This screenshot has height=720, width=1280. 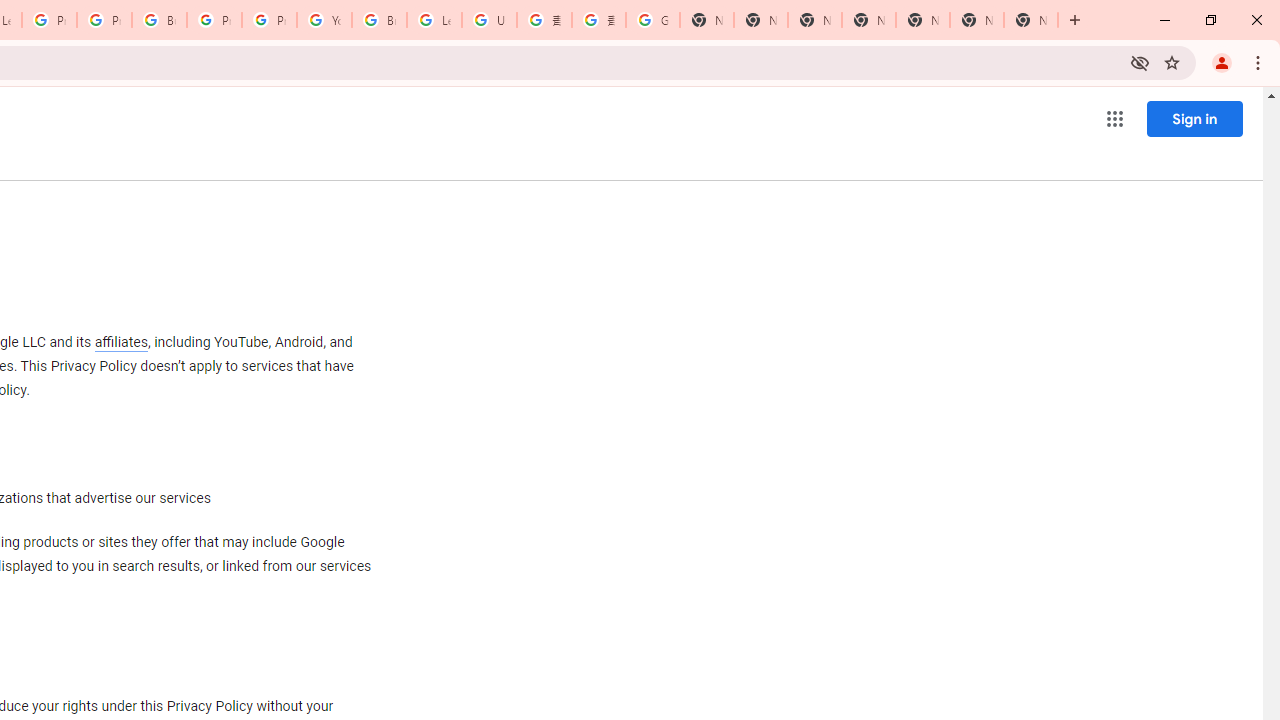 What do you see at coordinates (49, 20) in the screenshot?
I see `'Privacy Help Center - Policies Help'` at bounding box center [49, 20].